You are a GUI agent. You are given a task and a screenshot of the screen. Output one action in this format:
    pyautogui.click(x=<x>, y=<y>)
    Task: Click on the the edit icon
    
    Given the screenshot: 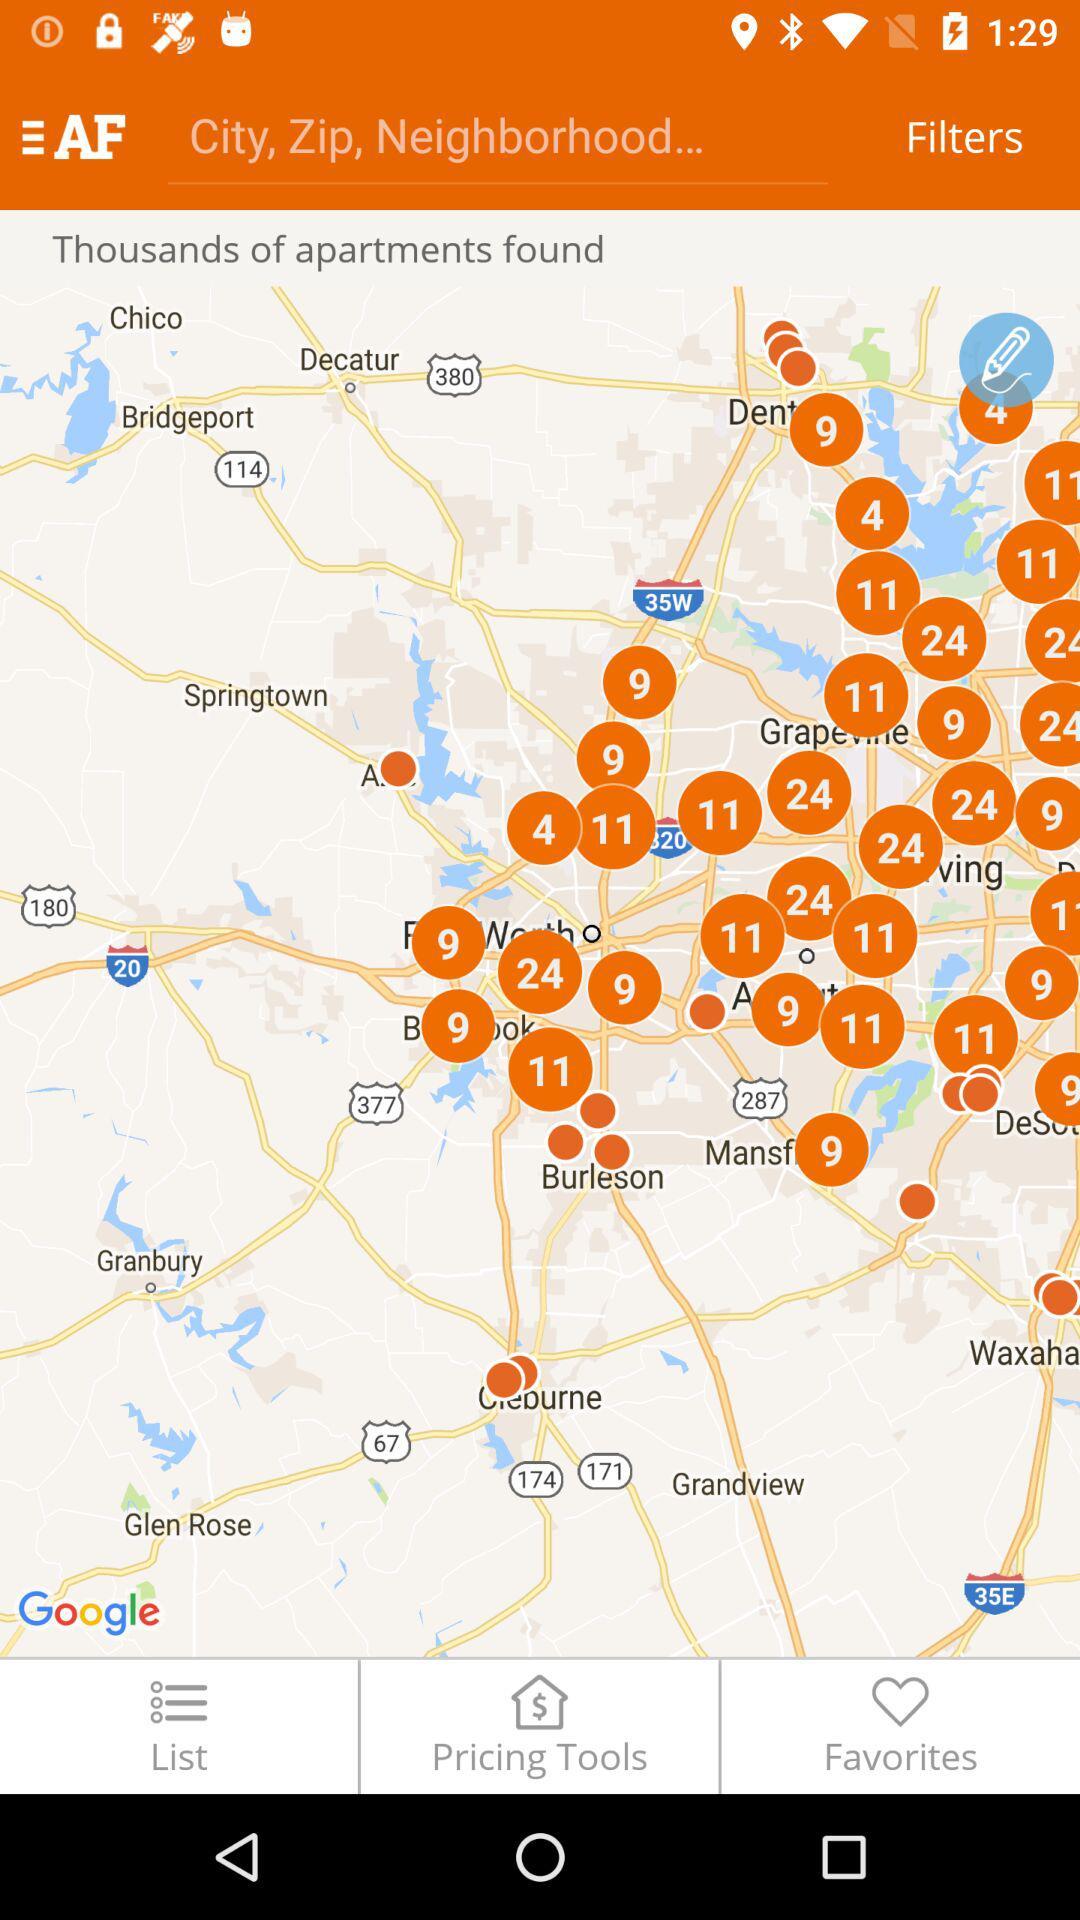 What is the action you would take?
    pyautogui.click(x=1006, y=360)
    